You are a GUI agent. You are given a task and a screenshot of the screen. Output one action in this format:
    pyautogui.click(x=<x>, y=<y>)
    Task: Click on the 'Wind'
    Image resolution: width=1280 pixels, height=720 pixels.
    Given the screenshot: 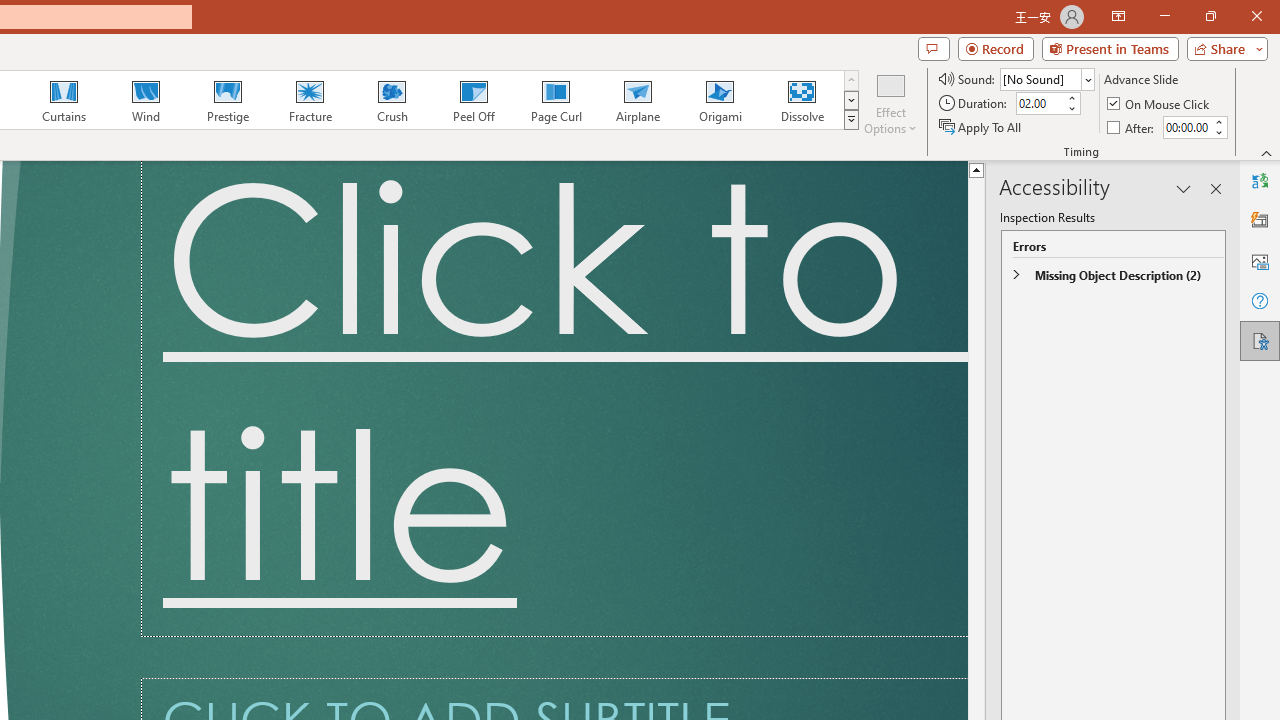 What is the action you would take?
    pyautogui.click(x=144, y=100)
    